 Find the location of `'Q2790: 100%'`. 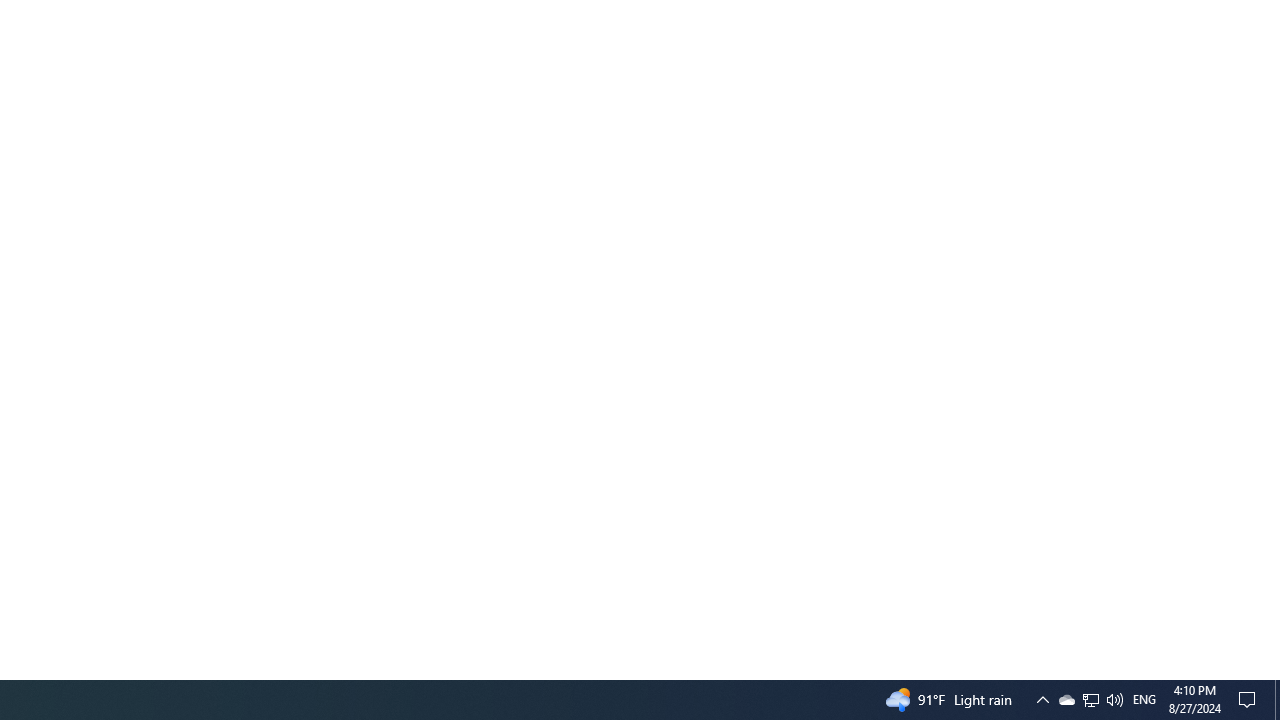

'Q2790: 100%' is located at coordinates (1065, 698).